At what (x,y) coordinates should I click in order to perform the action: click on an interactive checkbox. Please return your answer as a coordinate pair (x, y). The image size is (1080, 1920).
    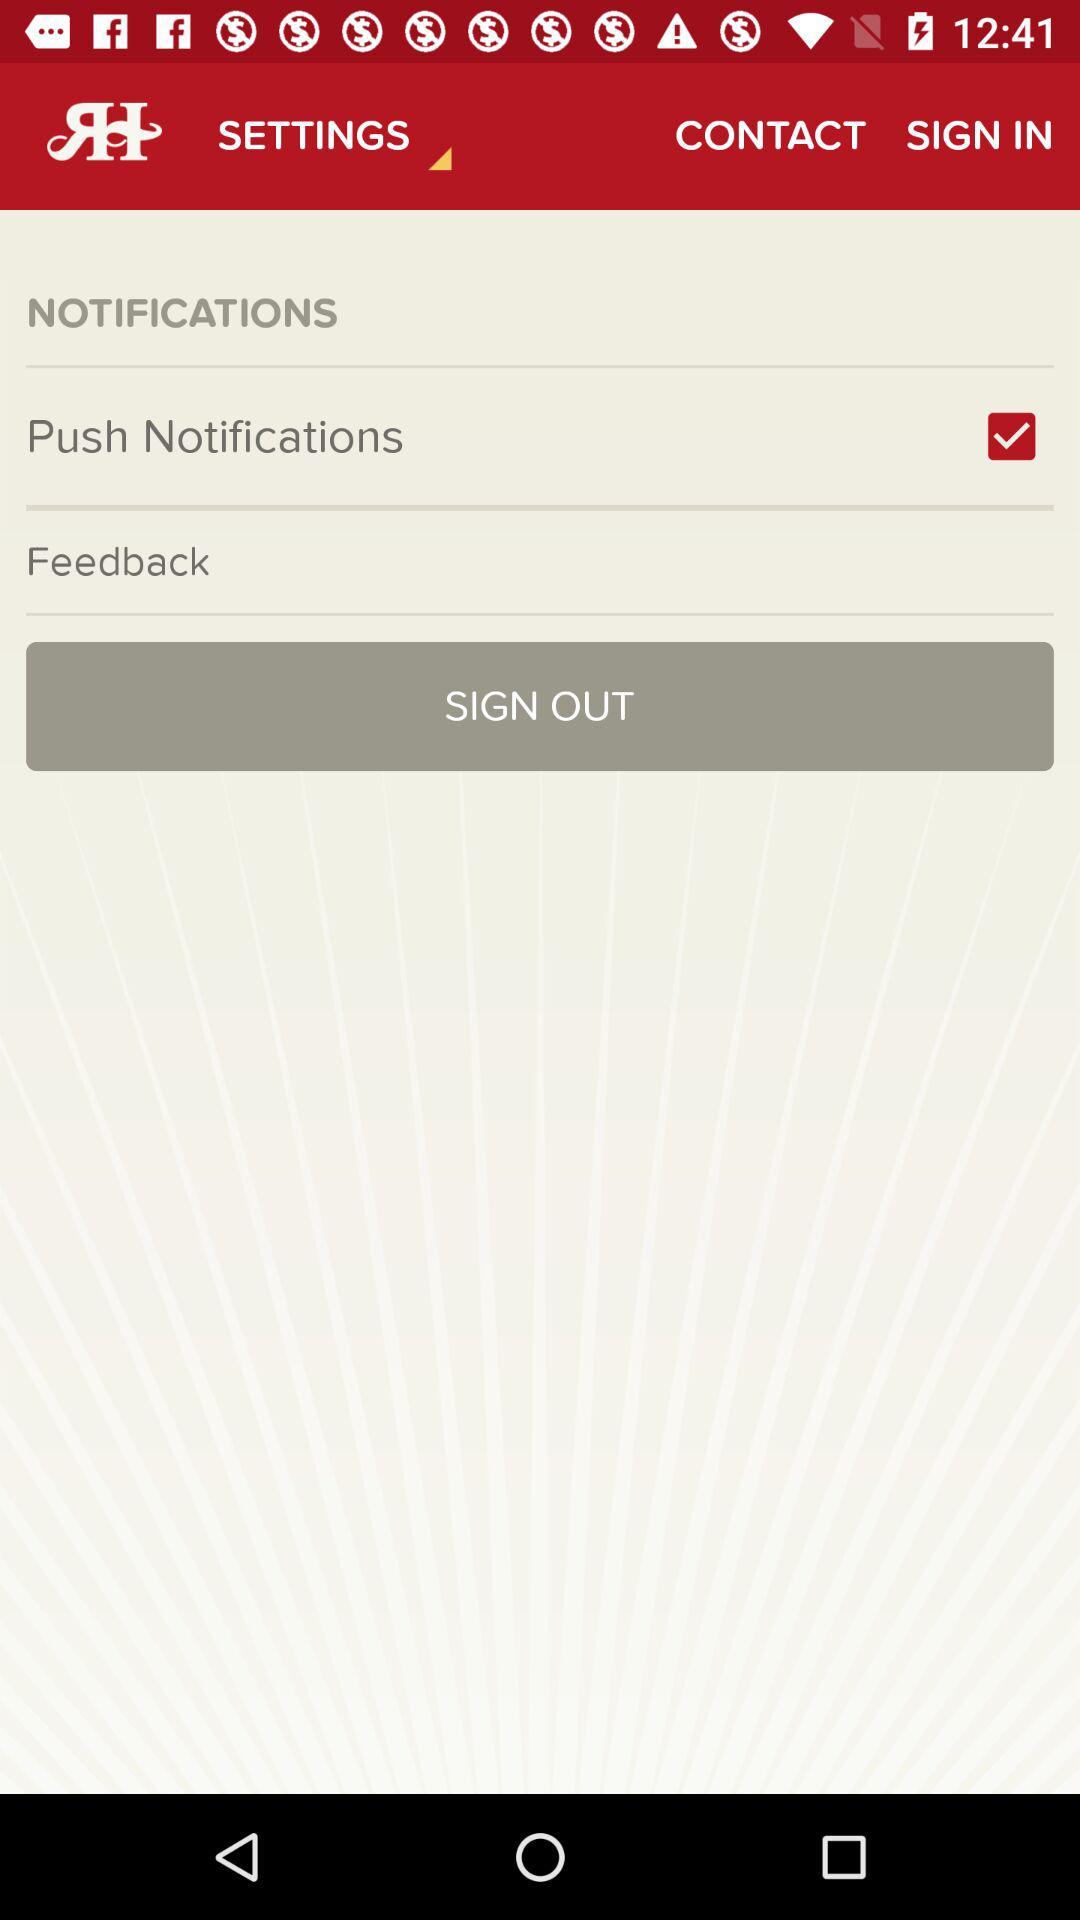
    Looking at the image, I should click on (1011, 435).